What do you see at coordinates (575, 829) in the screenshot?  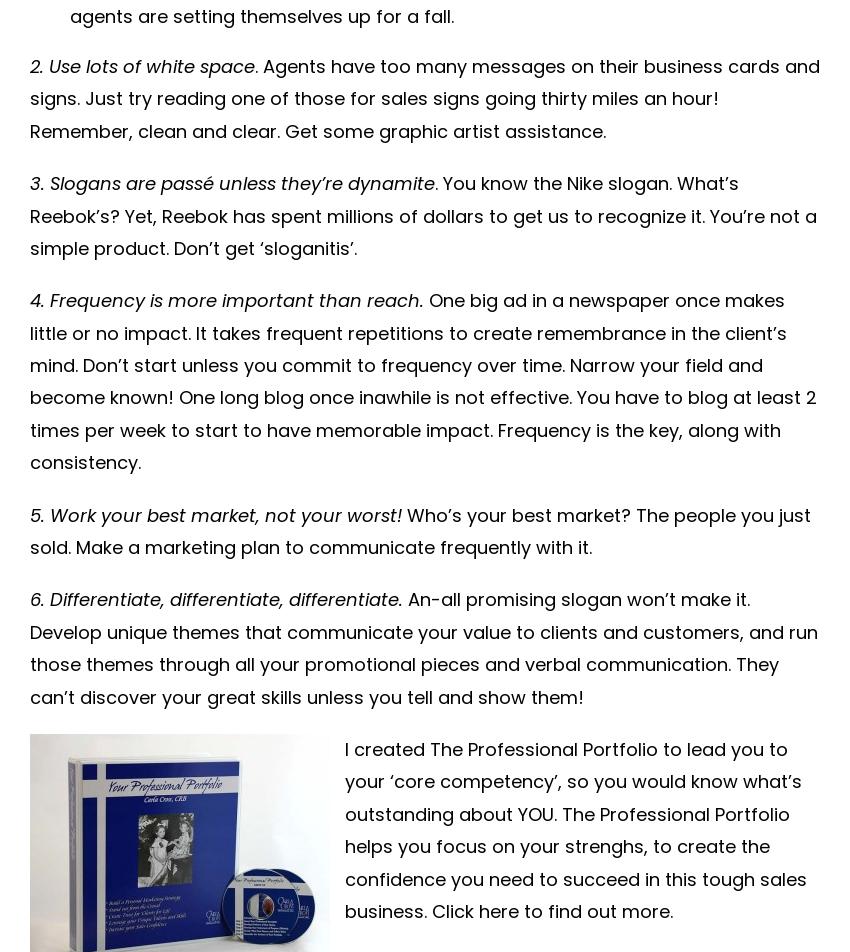 I see `'I created The Professional Portfolio to lead you to your ‘core competency’, so you would know what’s outstanding about YOU. The Professional Portfolio helps you focus on your strenghs, to create the confidence you need to succeed in this tough sales business.'` at bounding box center [575, 829].